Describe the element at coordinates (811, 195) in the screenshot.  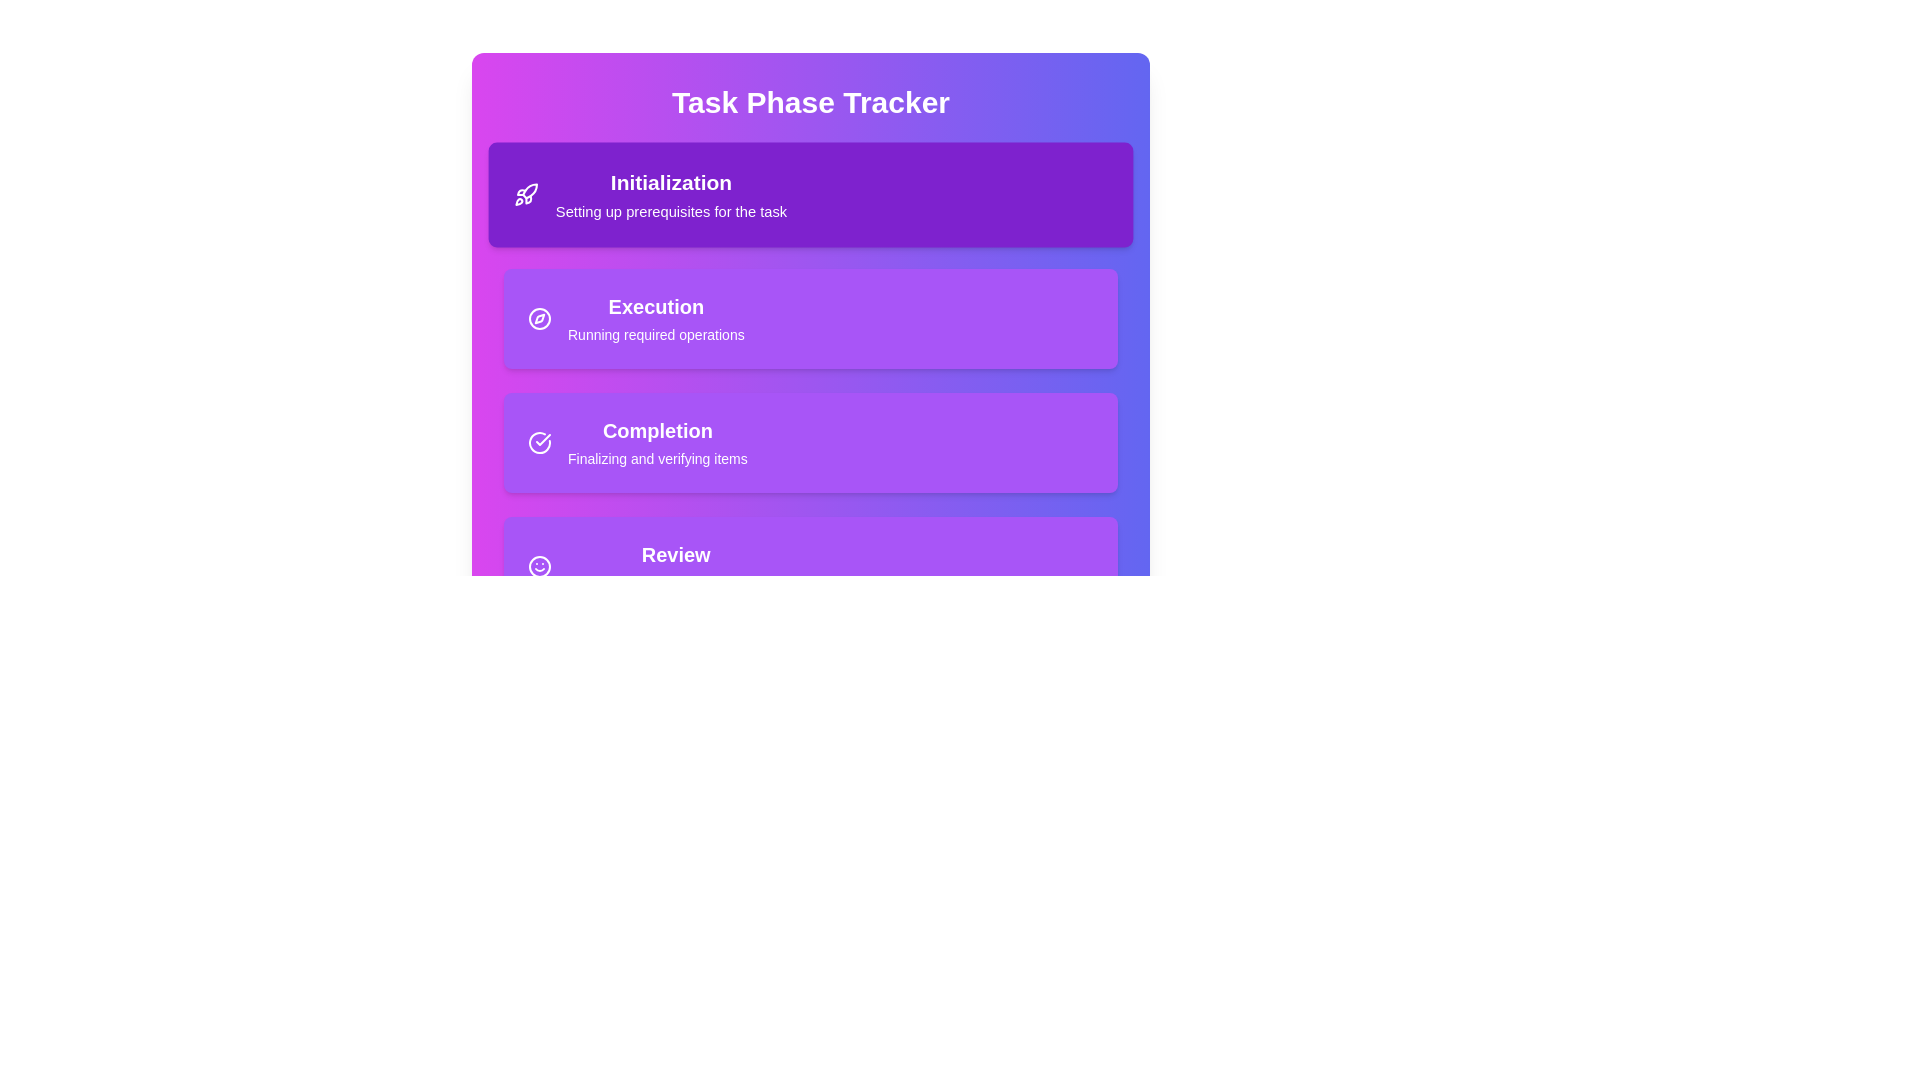
I see `the 'Initialization' phase card in the Task Phase Tracker UI, which is the first card in a column layout of four cards` at that location.